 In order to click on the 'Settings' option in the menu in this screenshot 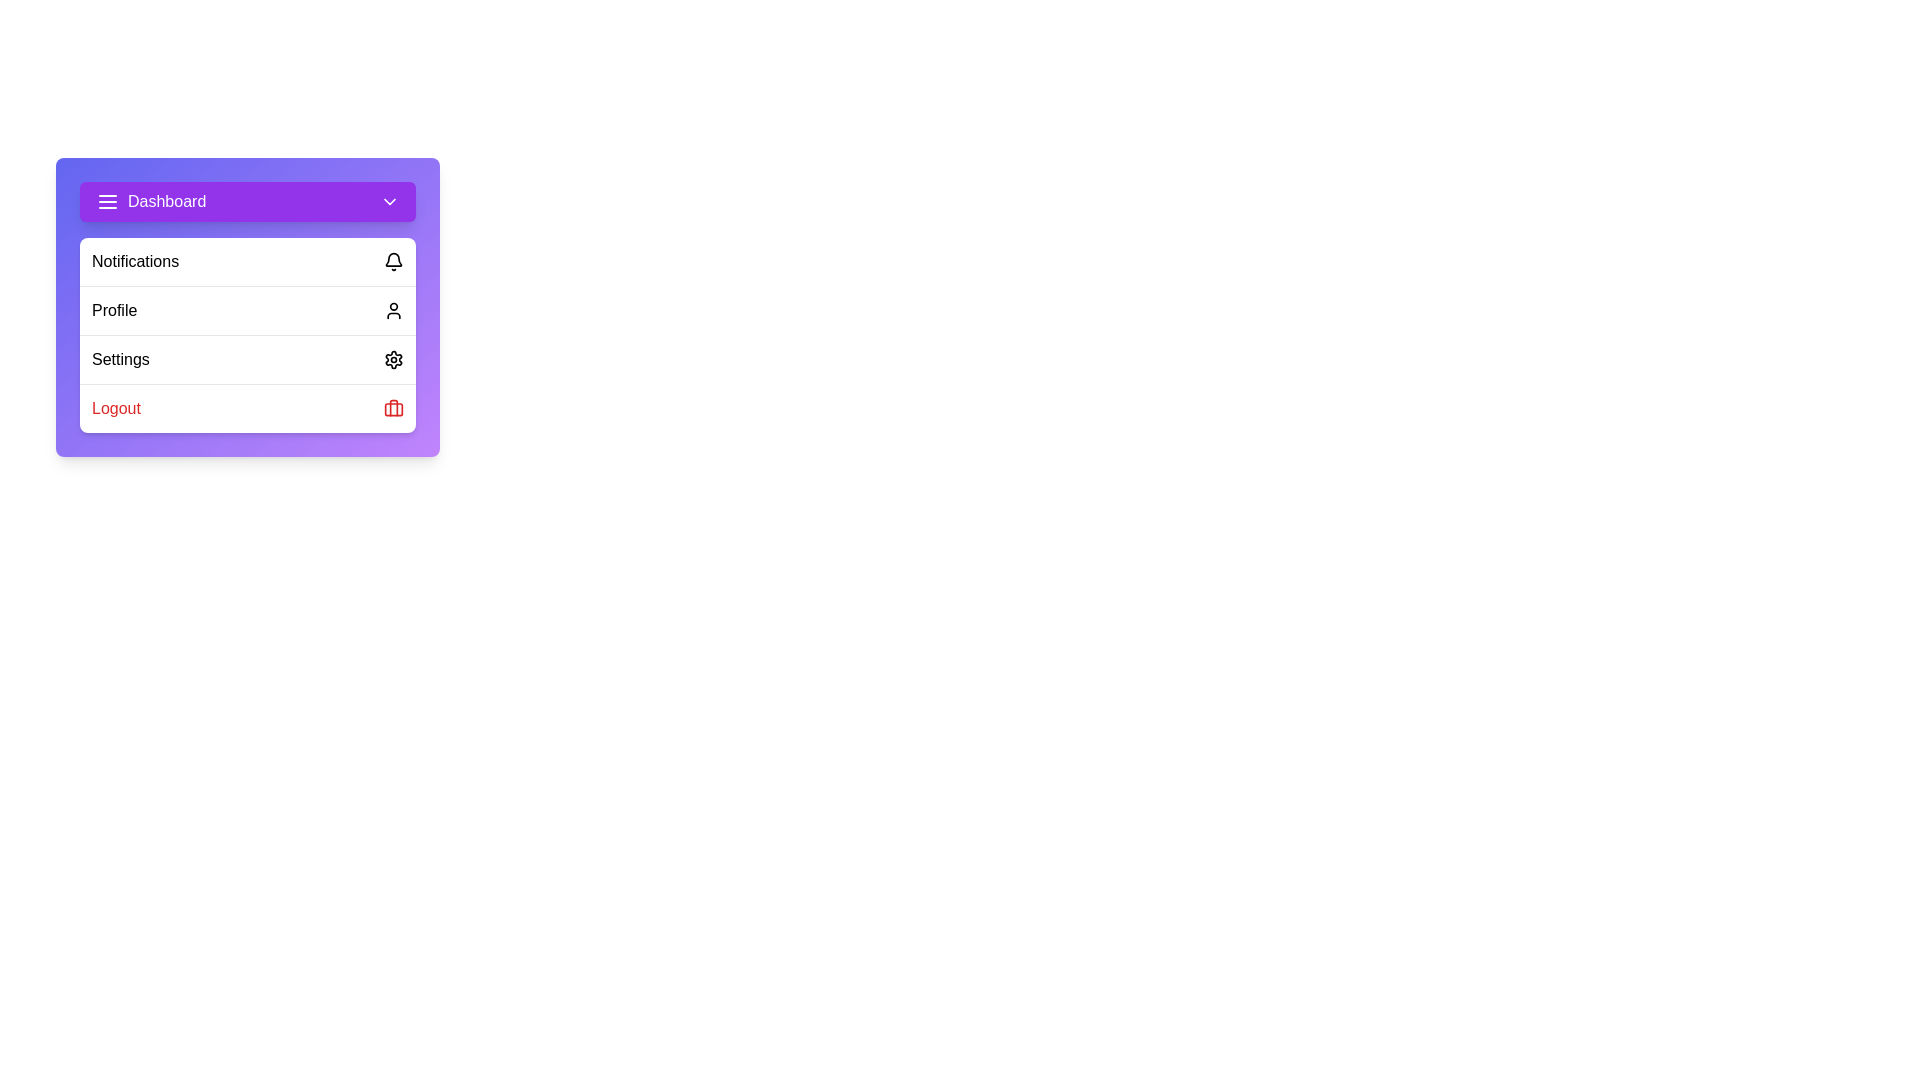, I will do `click(247, 358)`.